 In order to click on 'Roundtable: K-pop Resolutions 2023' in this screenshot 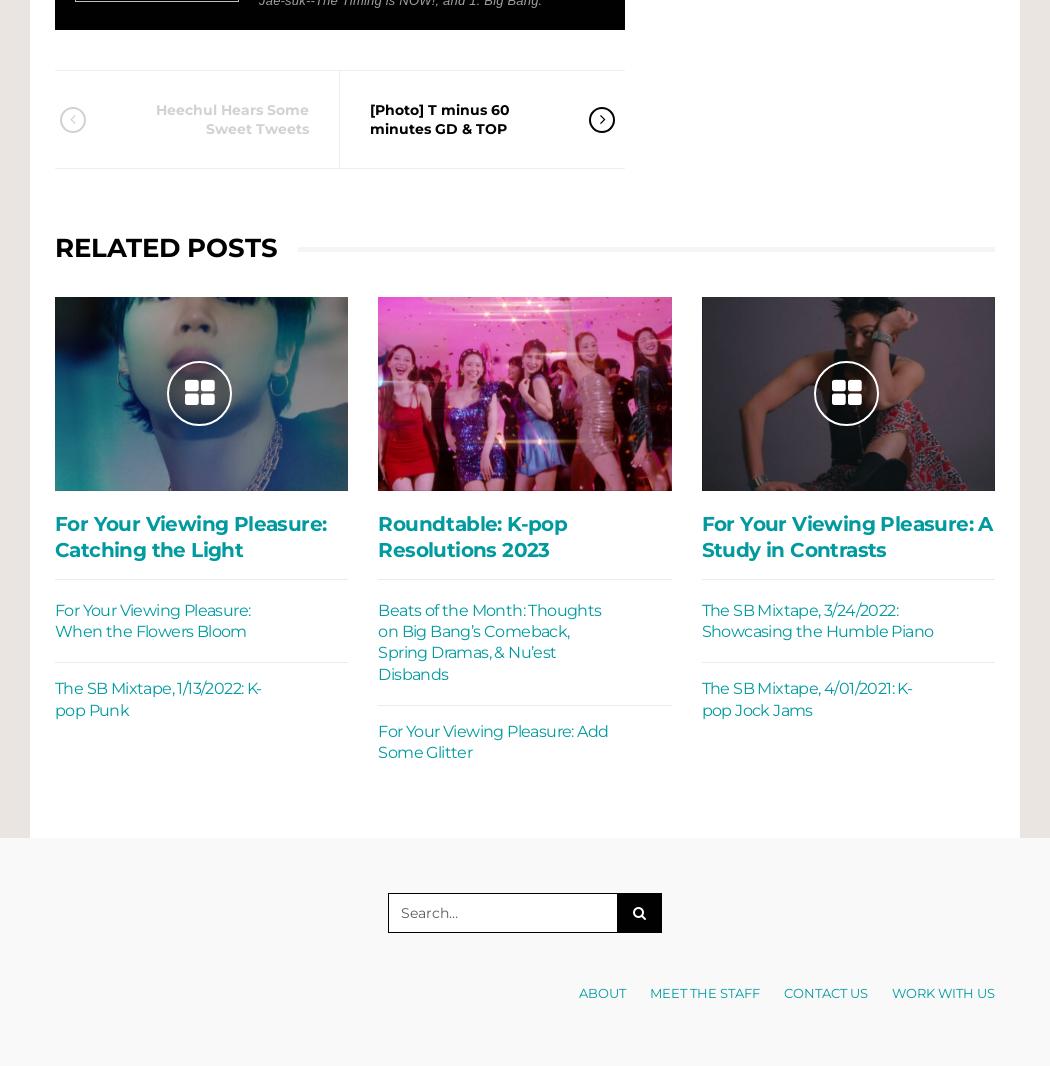, I will do `click(378, 535)`.